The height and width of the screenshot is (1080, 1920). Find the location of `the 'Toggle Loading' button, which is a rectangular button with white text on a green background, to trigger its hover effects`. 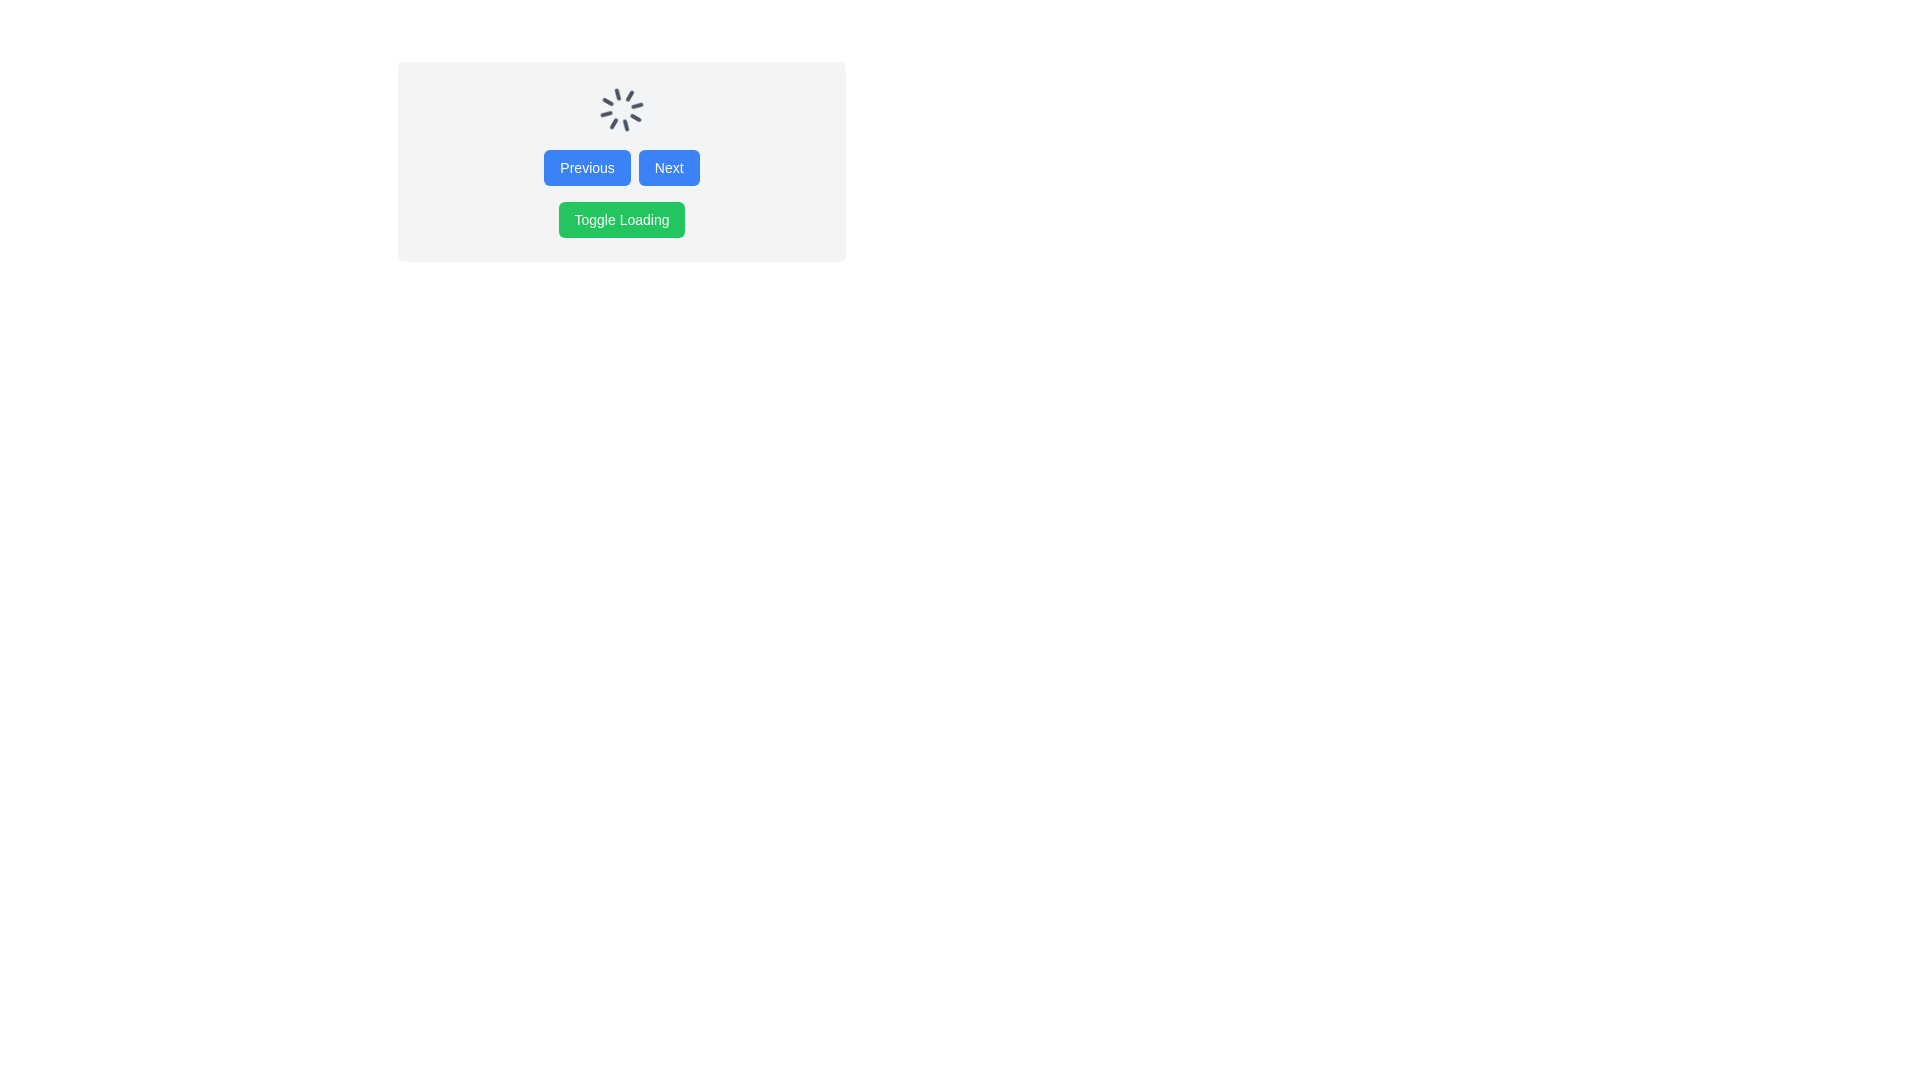

the 'Toggle Loading' button, which is a rectangular button with white text on a green background, to trigger its hover effects is located at coordinates (621, 219).